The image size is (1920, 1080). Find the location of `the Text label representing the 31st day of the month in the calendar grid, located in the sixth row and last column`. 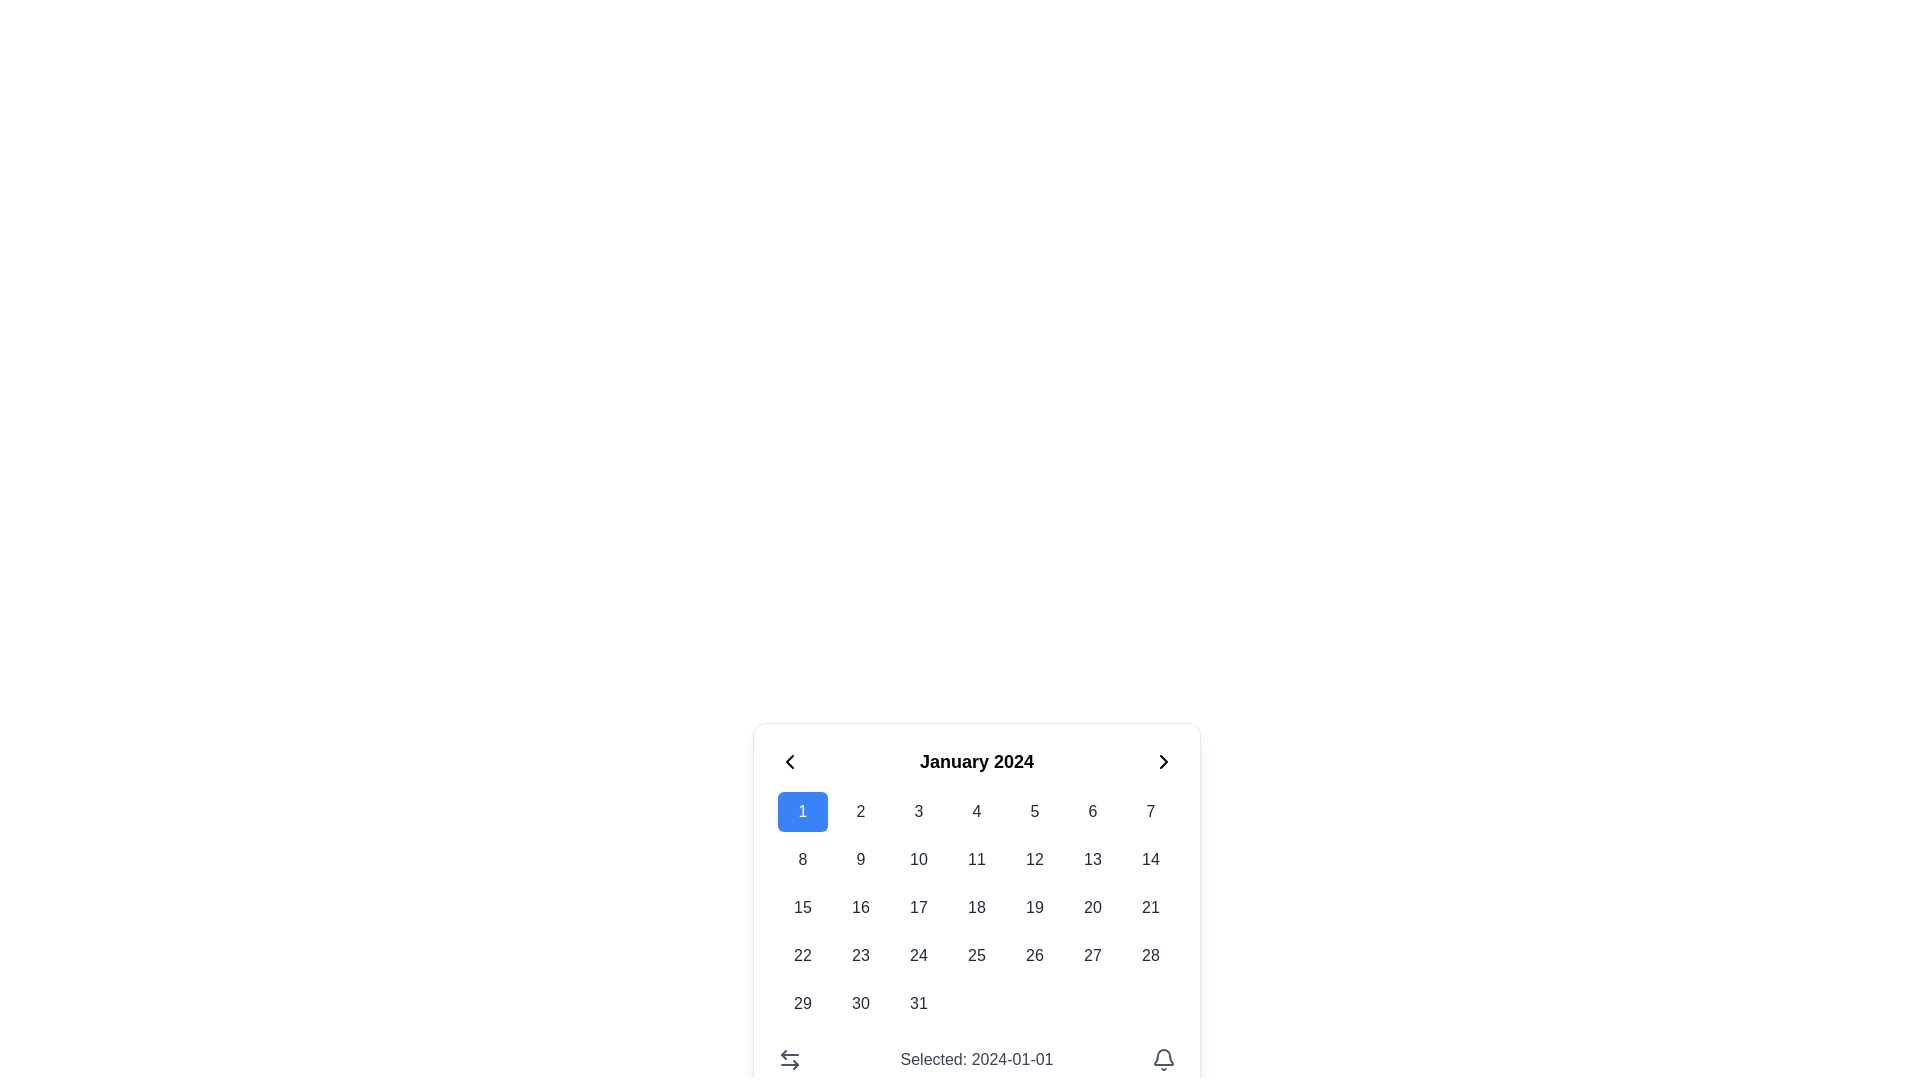

the Text label representing the 31st day of the month in the calendar grid, located in the sixth row and last column is located at coordinates (917, 1003).